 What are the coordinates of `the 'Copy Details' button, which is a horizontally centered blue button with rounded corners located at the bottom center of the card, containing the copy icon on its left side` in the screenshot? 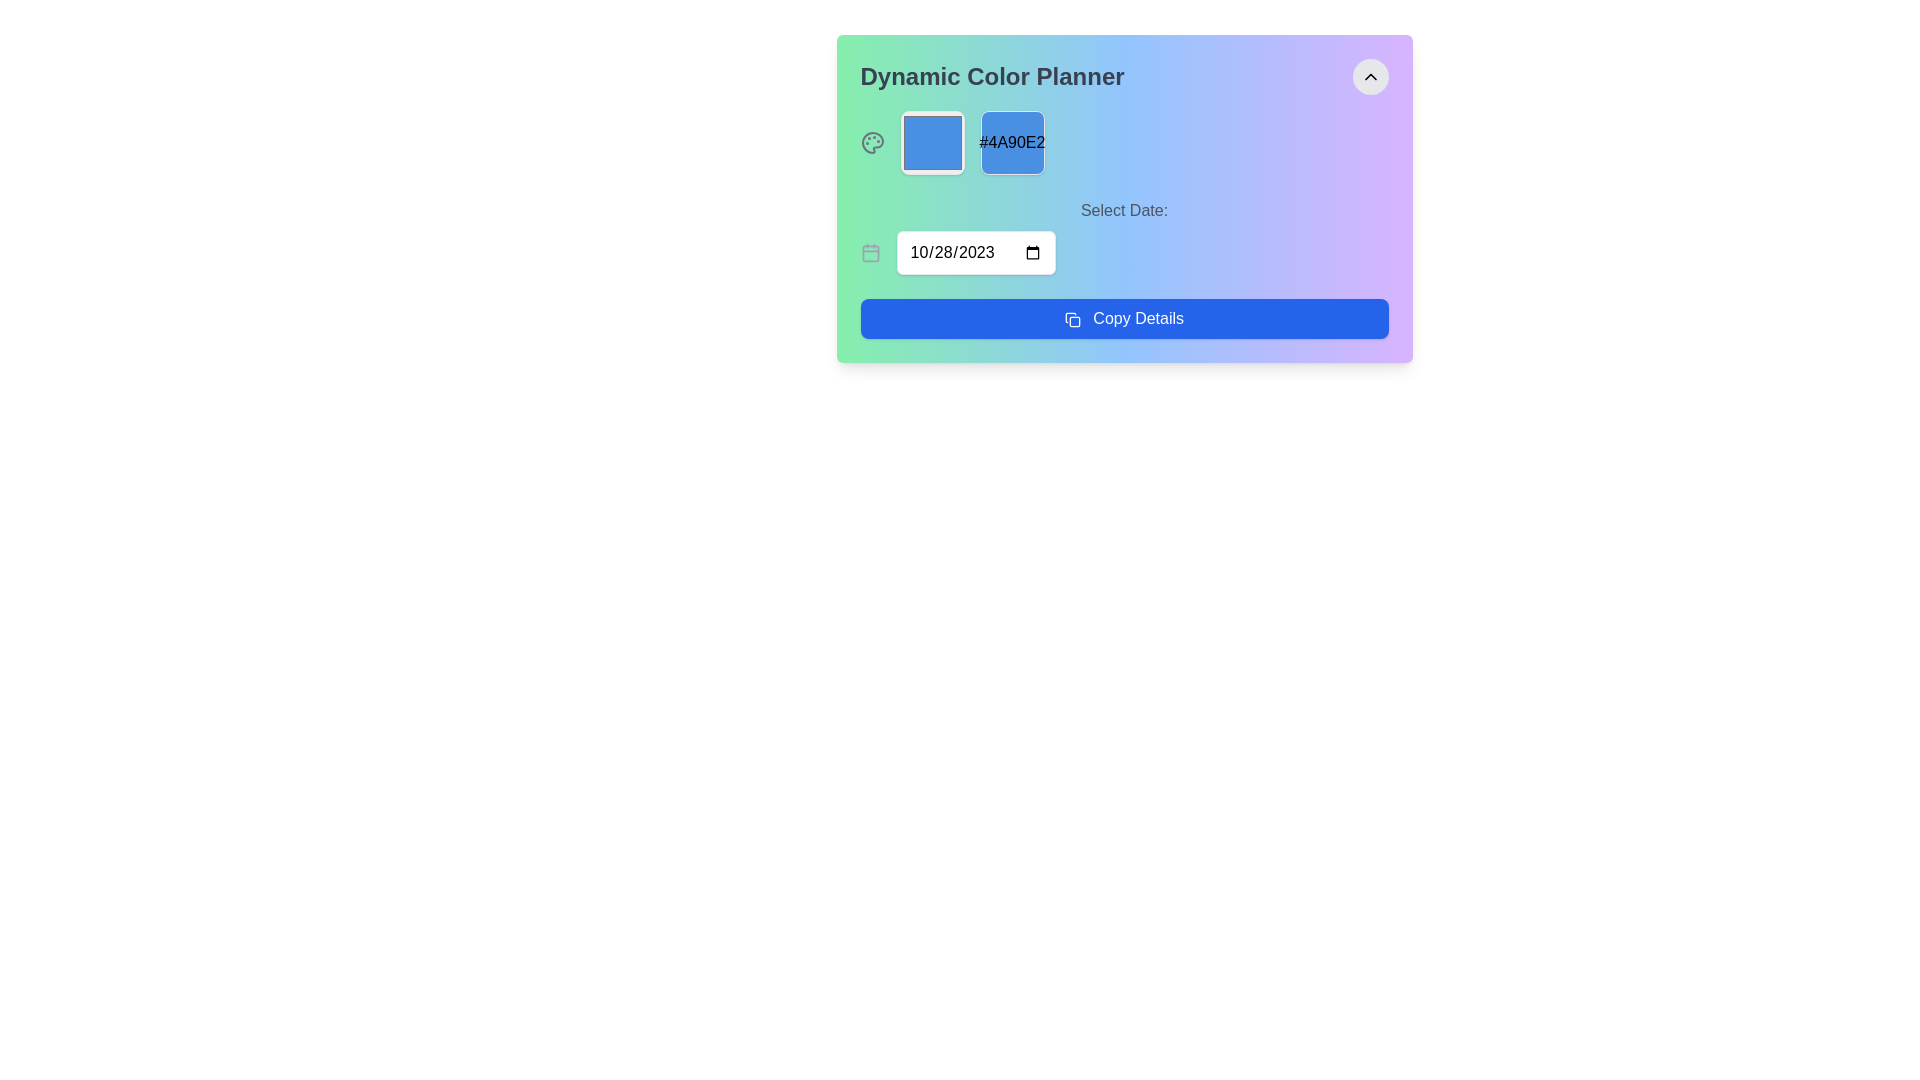 It's located at (1071, 318).